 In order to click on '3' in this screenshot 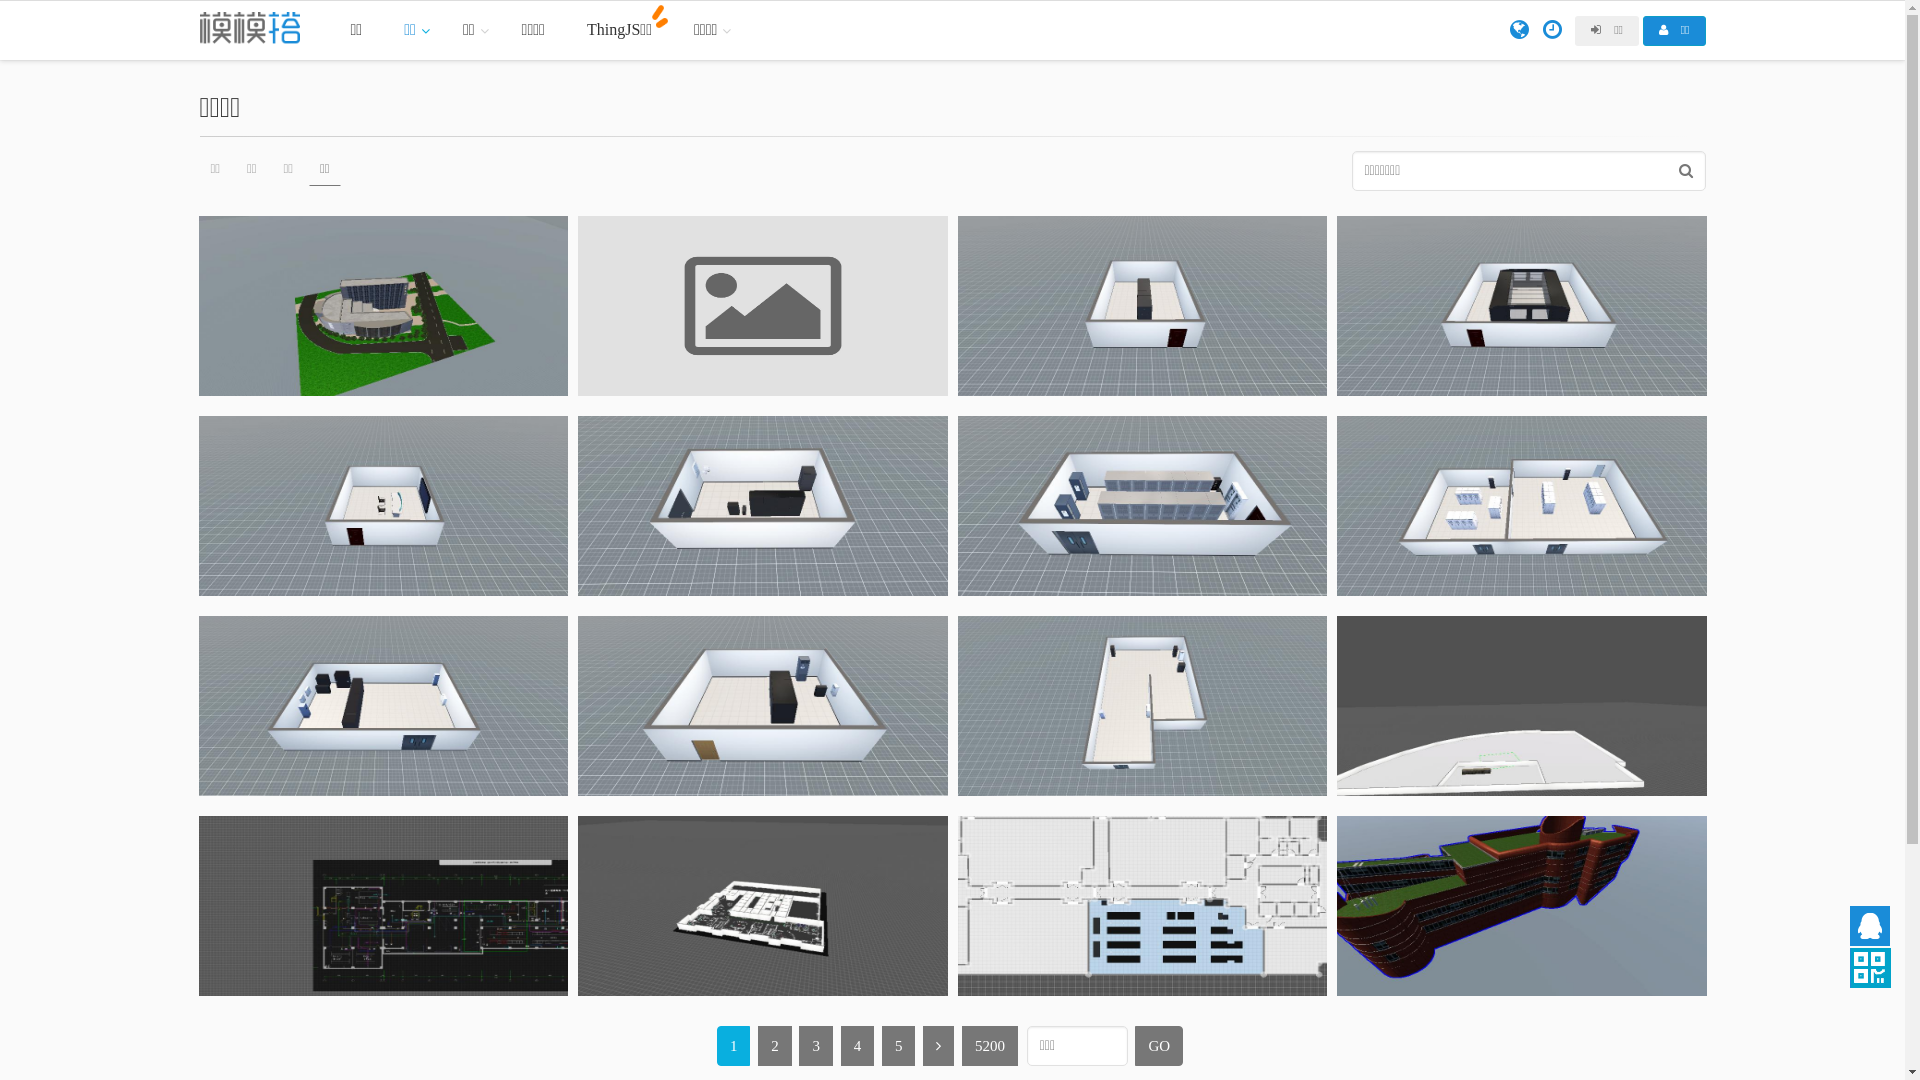, I will do `click(816, 1044)`.